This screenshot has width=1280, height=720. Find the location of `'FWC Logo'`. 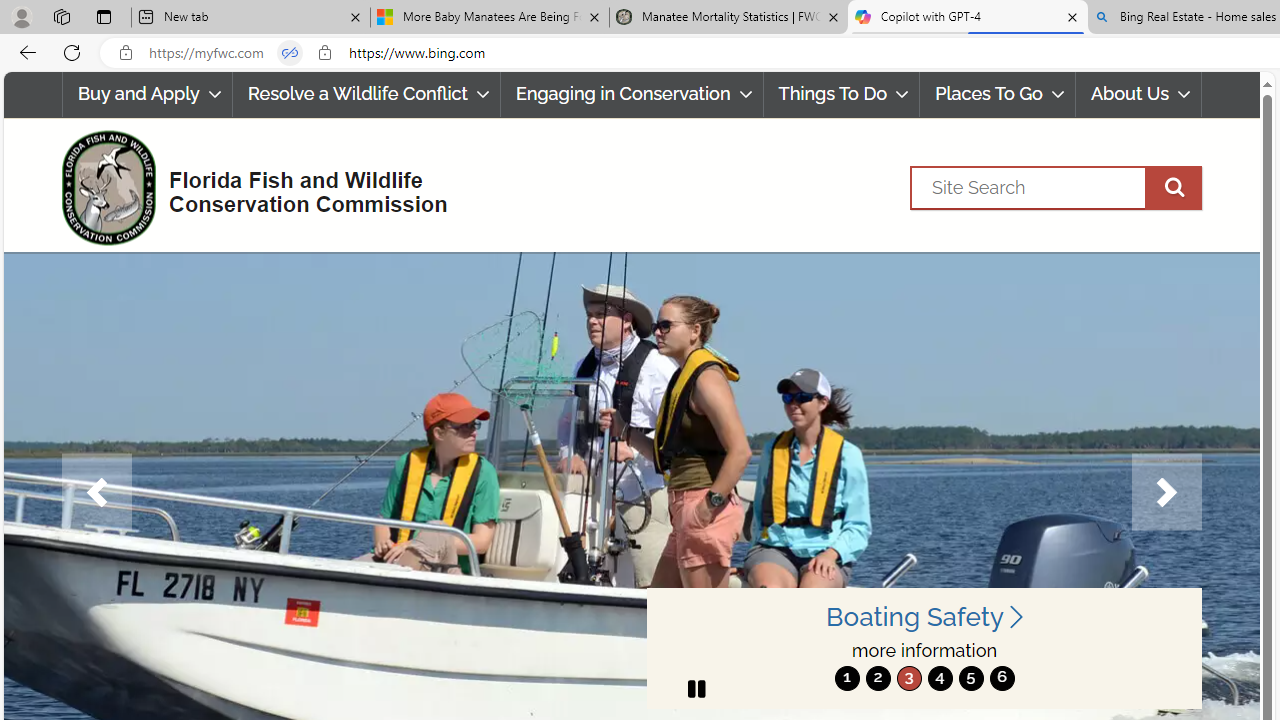

'FWC Logo' is located at coordinates (107, 187).